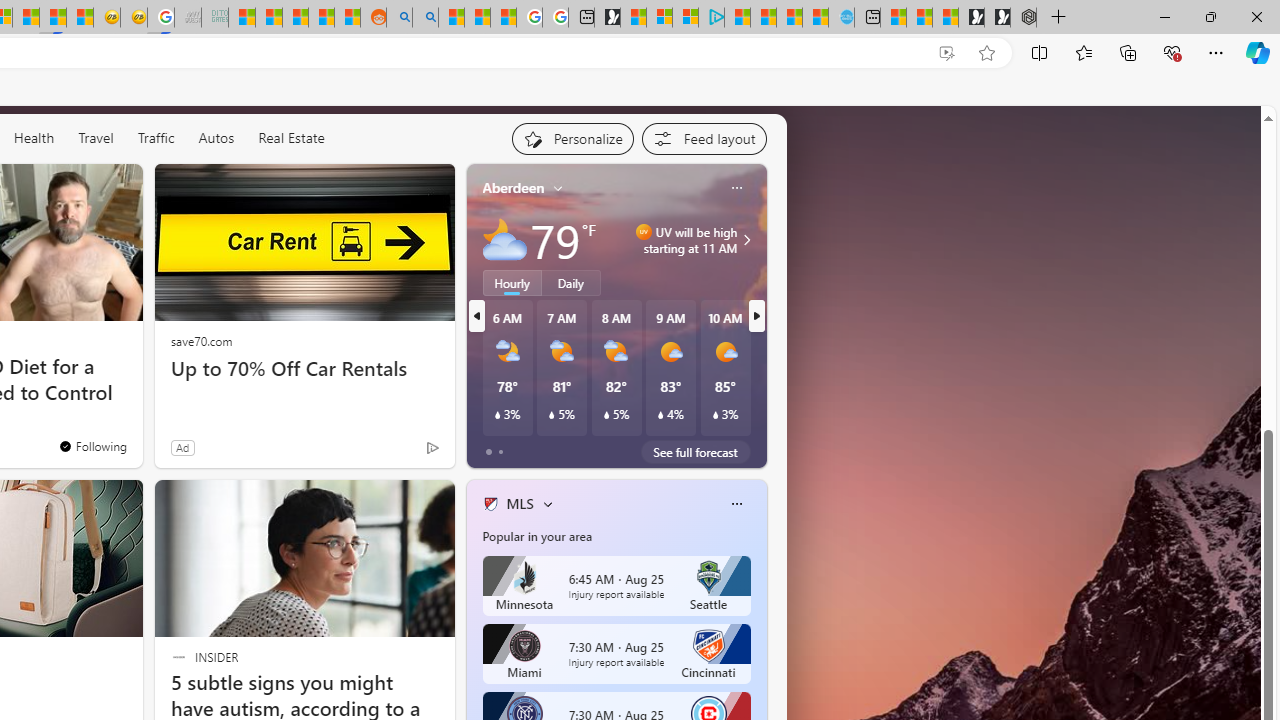 The height and width of the screenshot is (720, 1280). Describe the element at coordinates (91, 445) in the screenshot. I see `'You'` at that location.